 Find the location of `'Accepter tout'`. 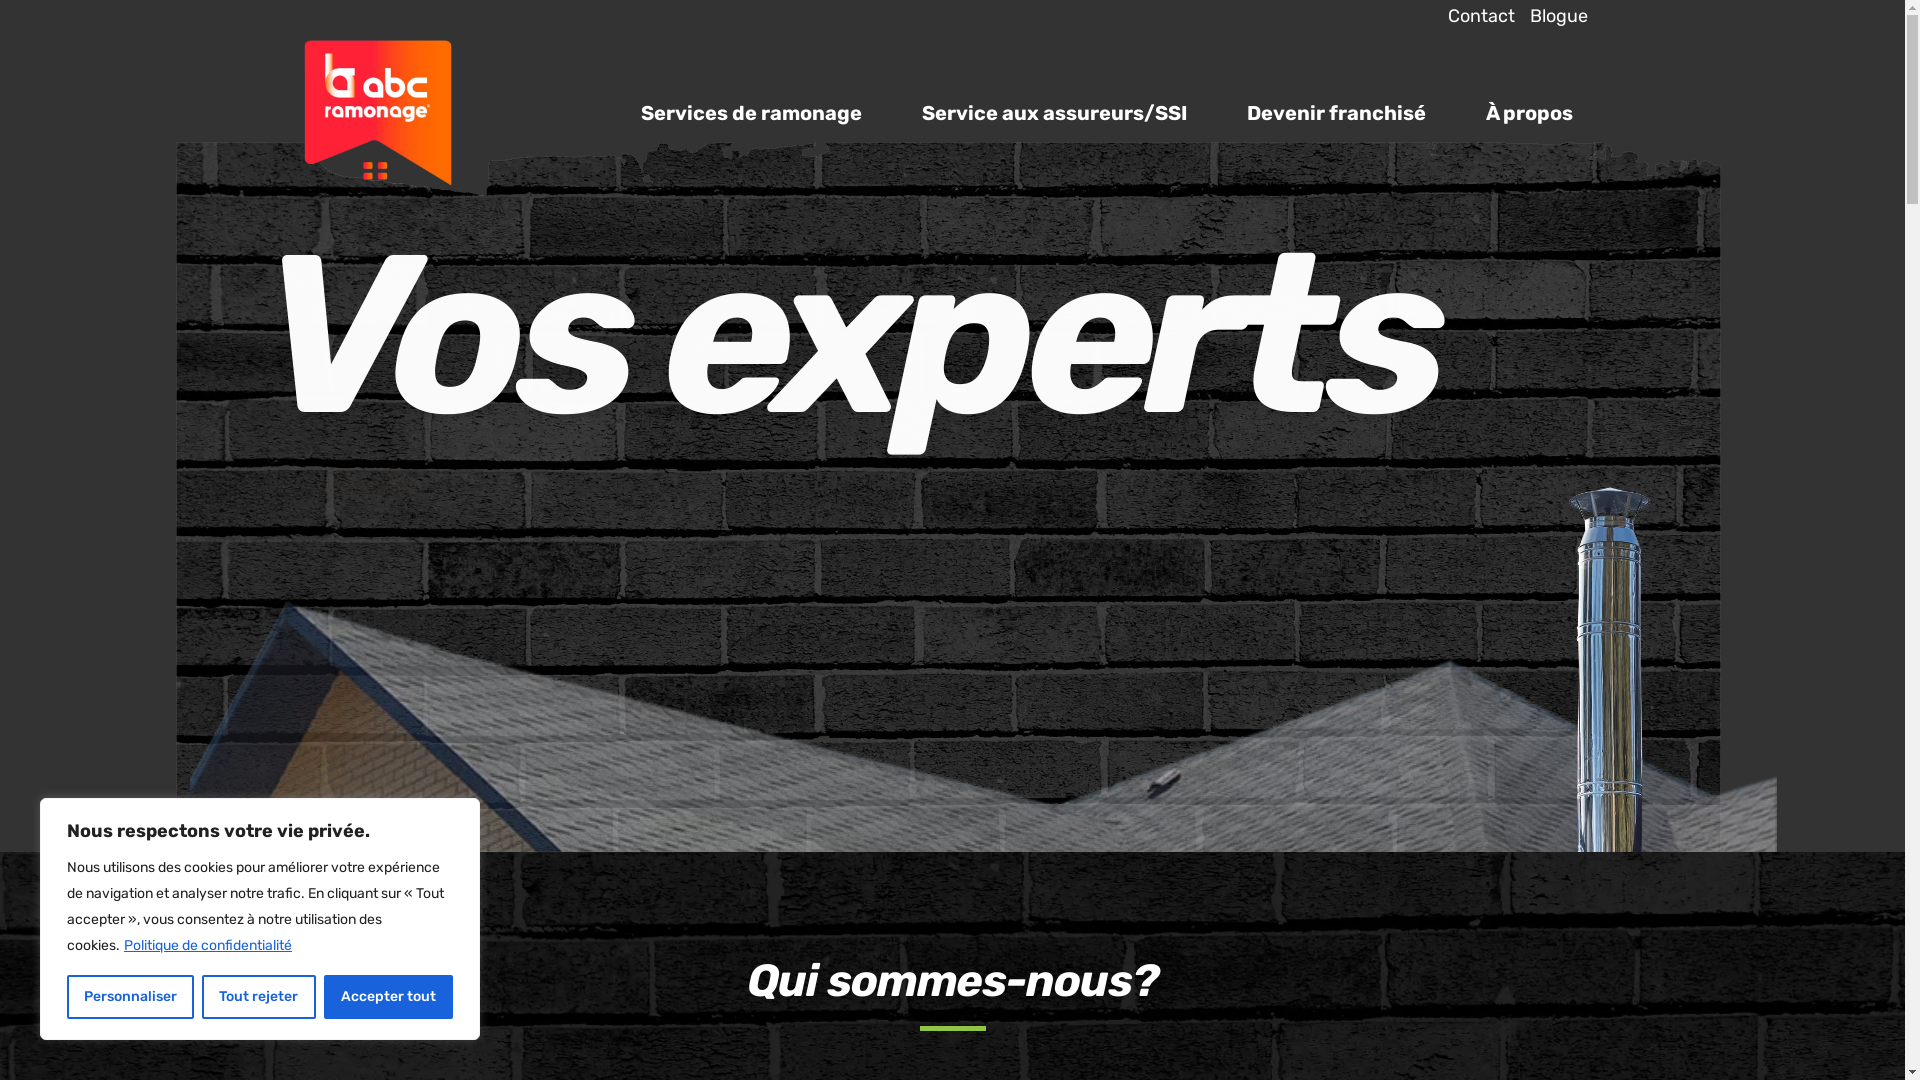

'Accepter tout' is located at coordinates (388, 996).